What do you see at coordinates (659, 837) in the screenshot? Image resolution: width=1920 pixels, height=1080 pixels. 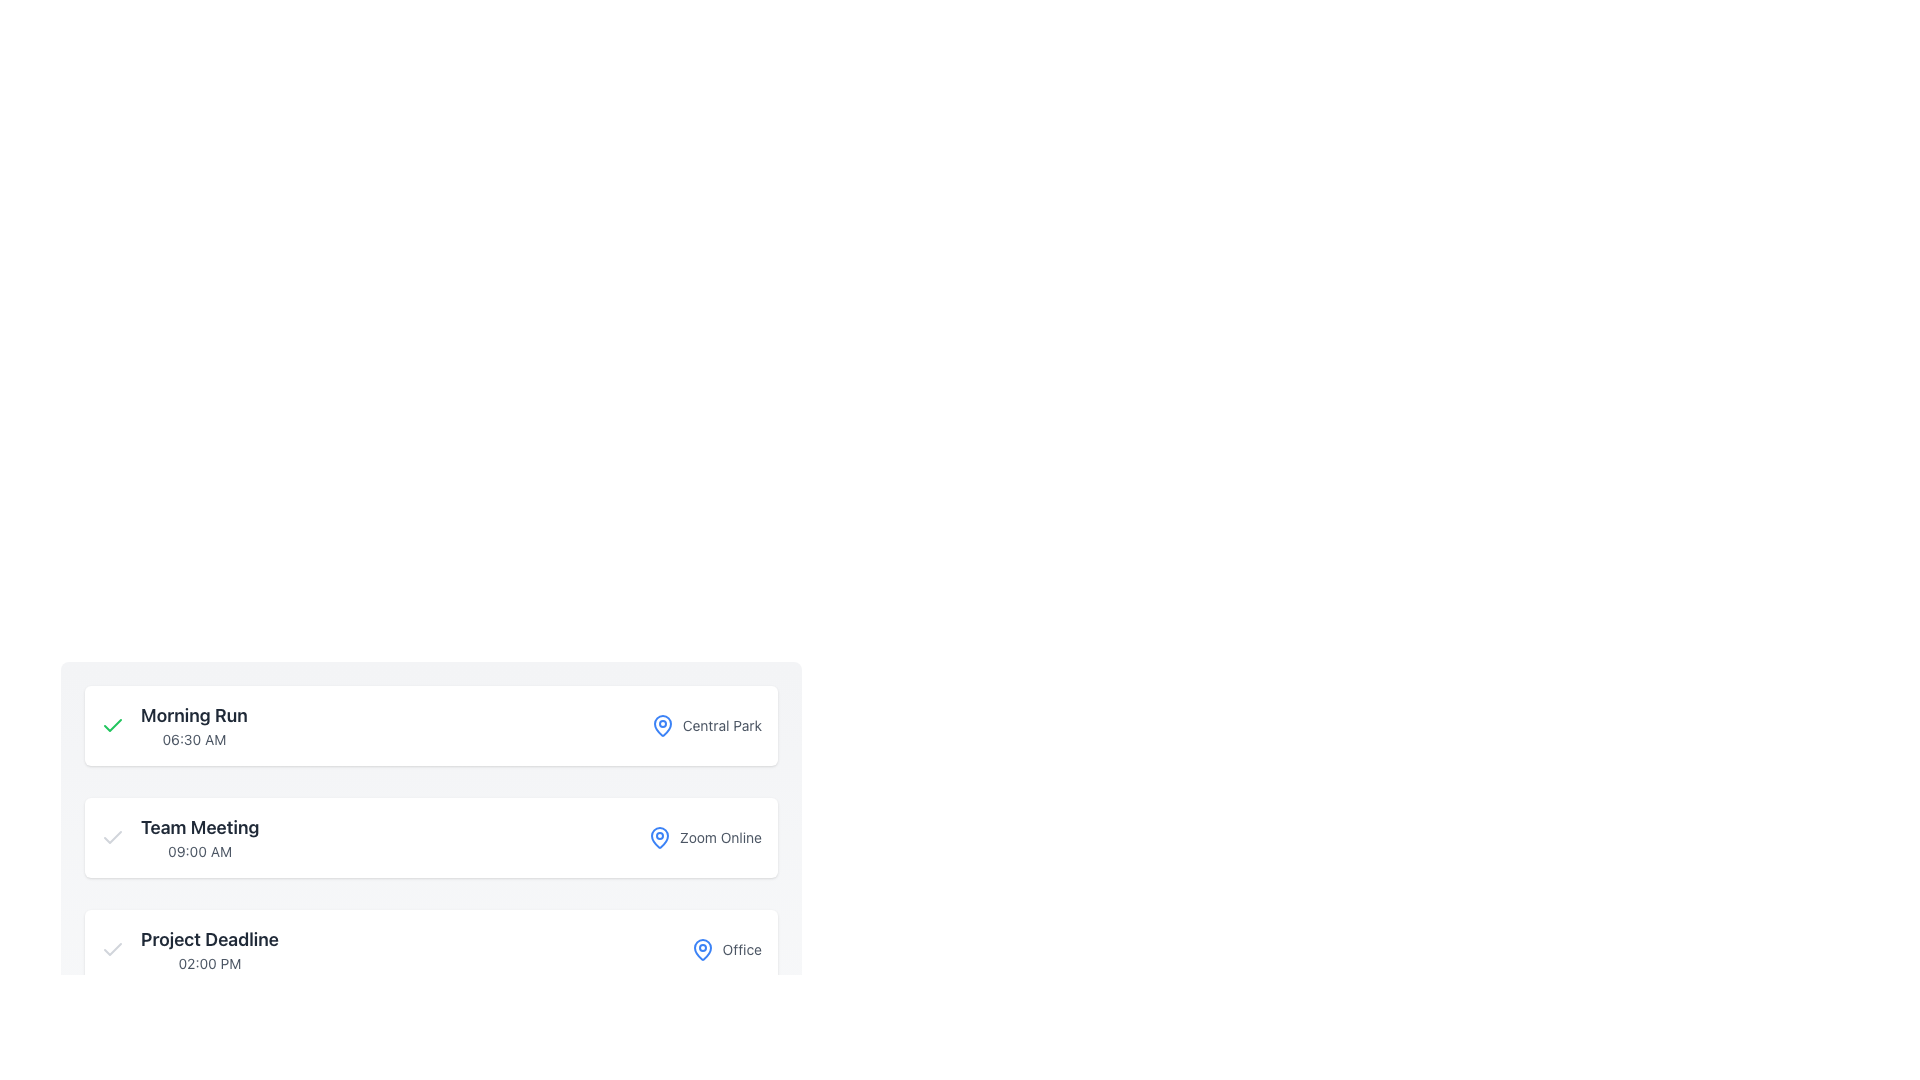 I see `the location icon that visually indicates the presence of a point of interest associated with the nearby text 'Zoom Online'` at bounding box center [659, 837].